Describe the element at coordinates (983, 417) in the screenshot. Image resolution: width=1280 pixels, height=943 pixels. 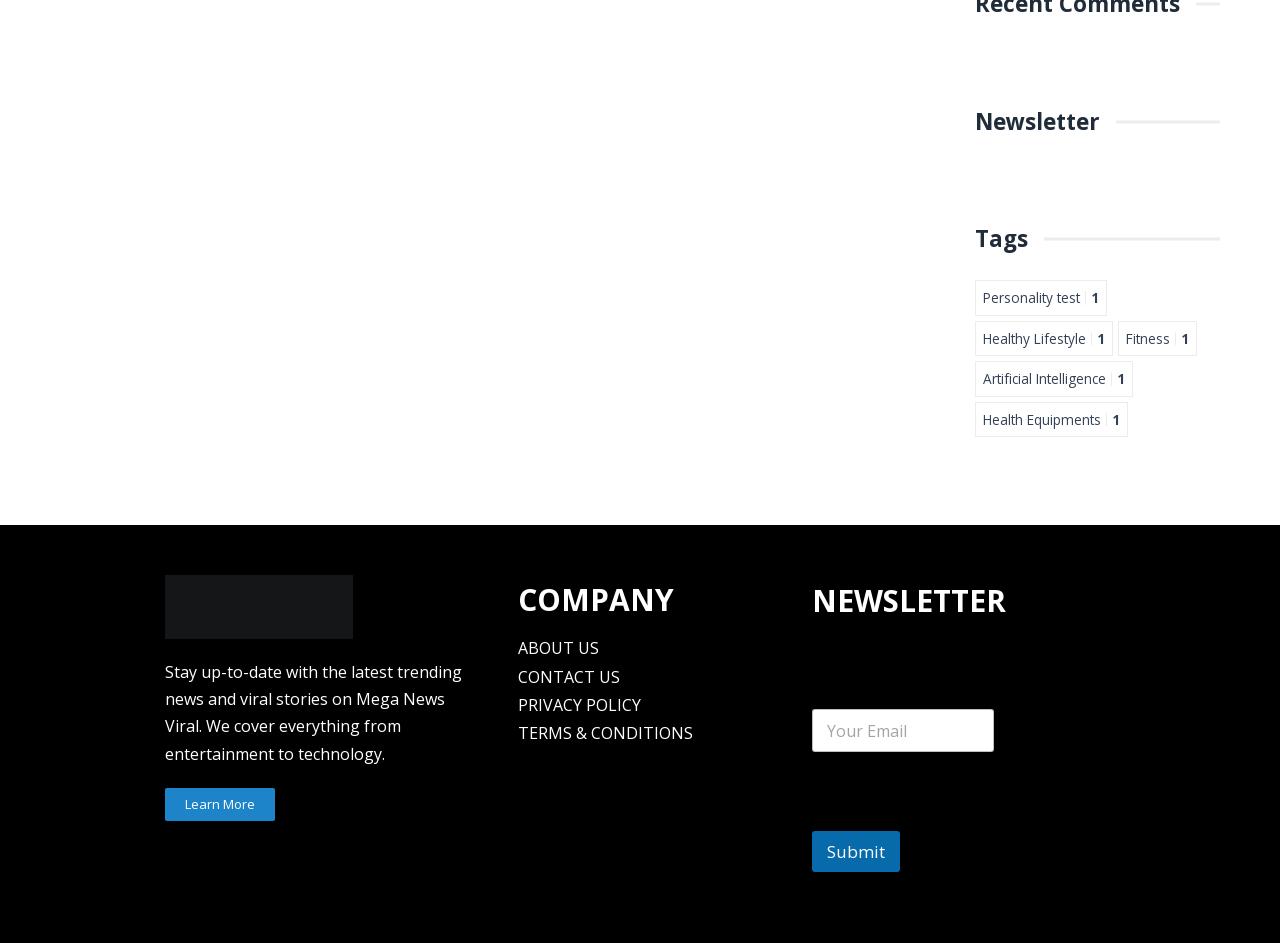
I see `'Health Equipments'` at that location.